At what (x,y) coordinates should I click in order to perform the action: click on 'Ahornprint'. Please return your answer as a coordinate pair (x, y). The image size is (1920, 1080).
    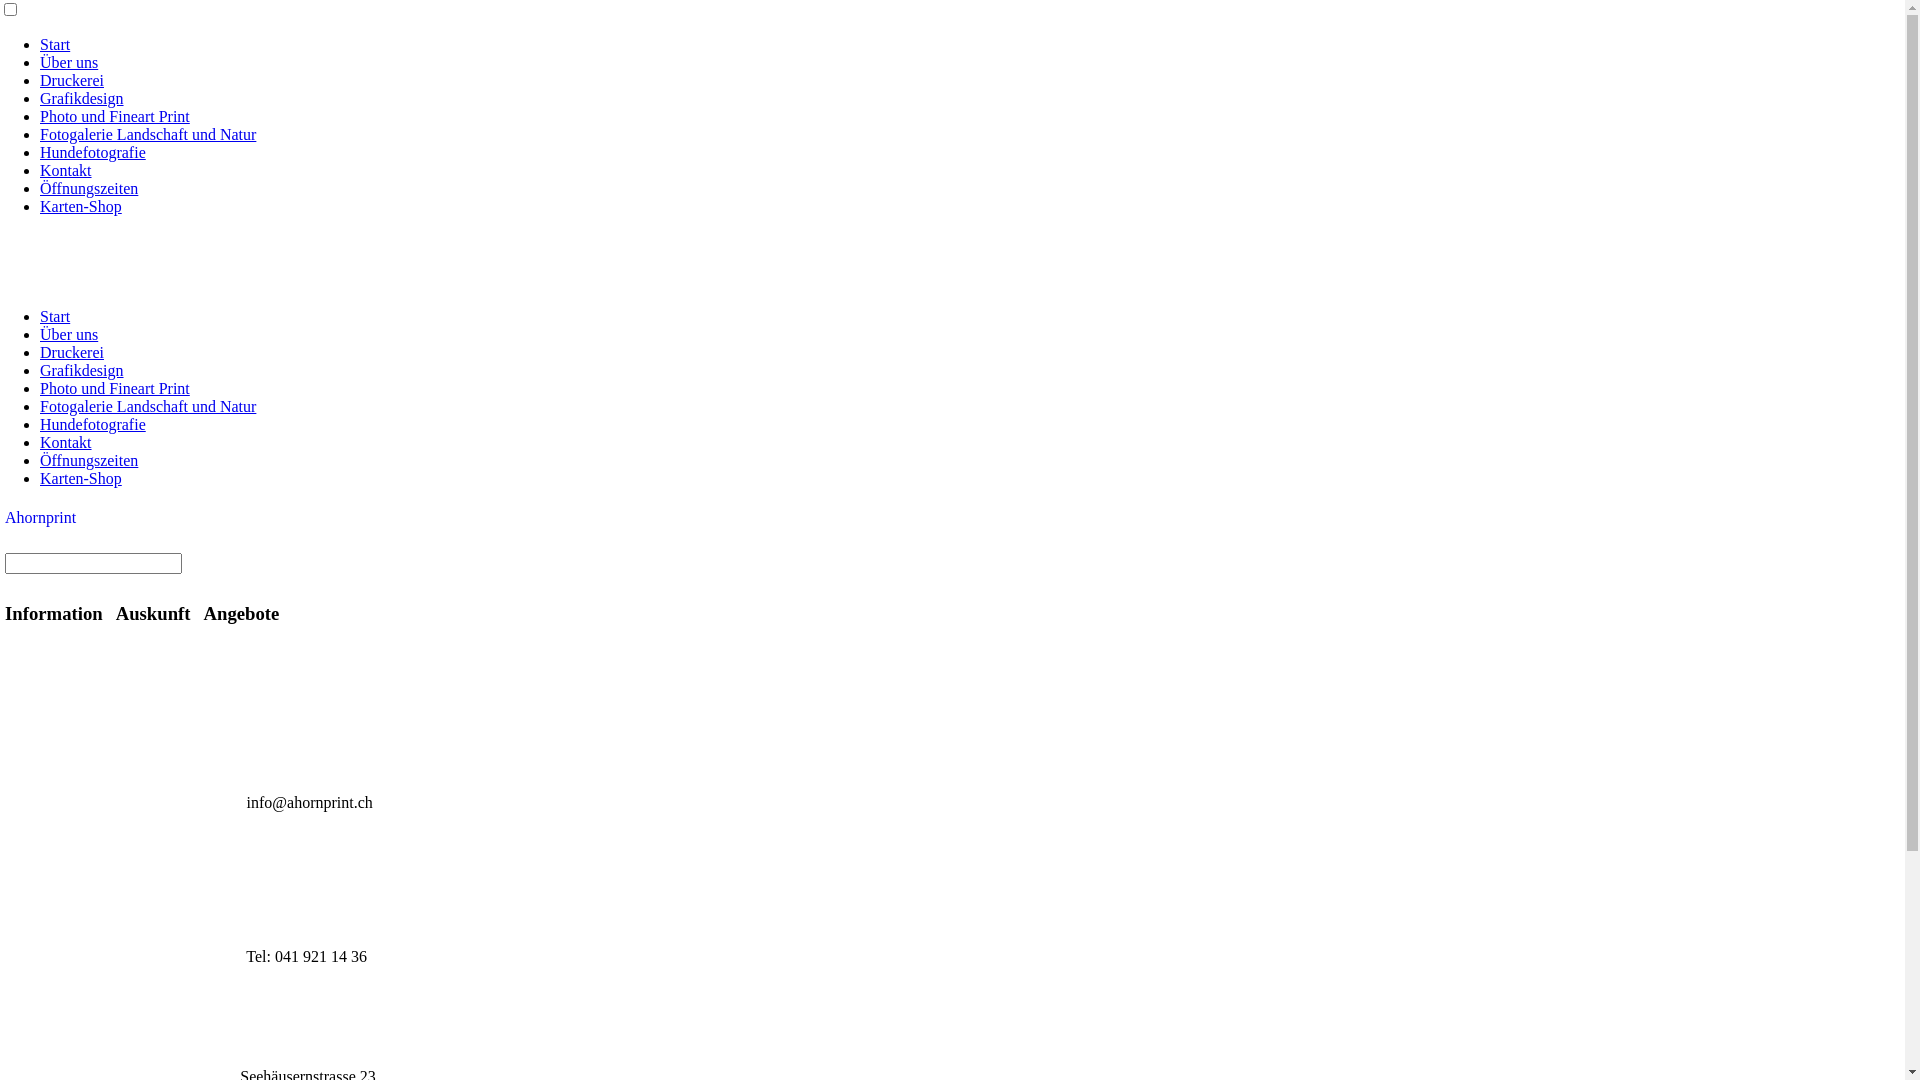
    Looking at the image, I should click on (40, 516).